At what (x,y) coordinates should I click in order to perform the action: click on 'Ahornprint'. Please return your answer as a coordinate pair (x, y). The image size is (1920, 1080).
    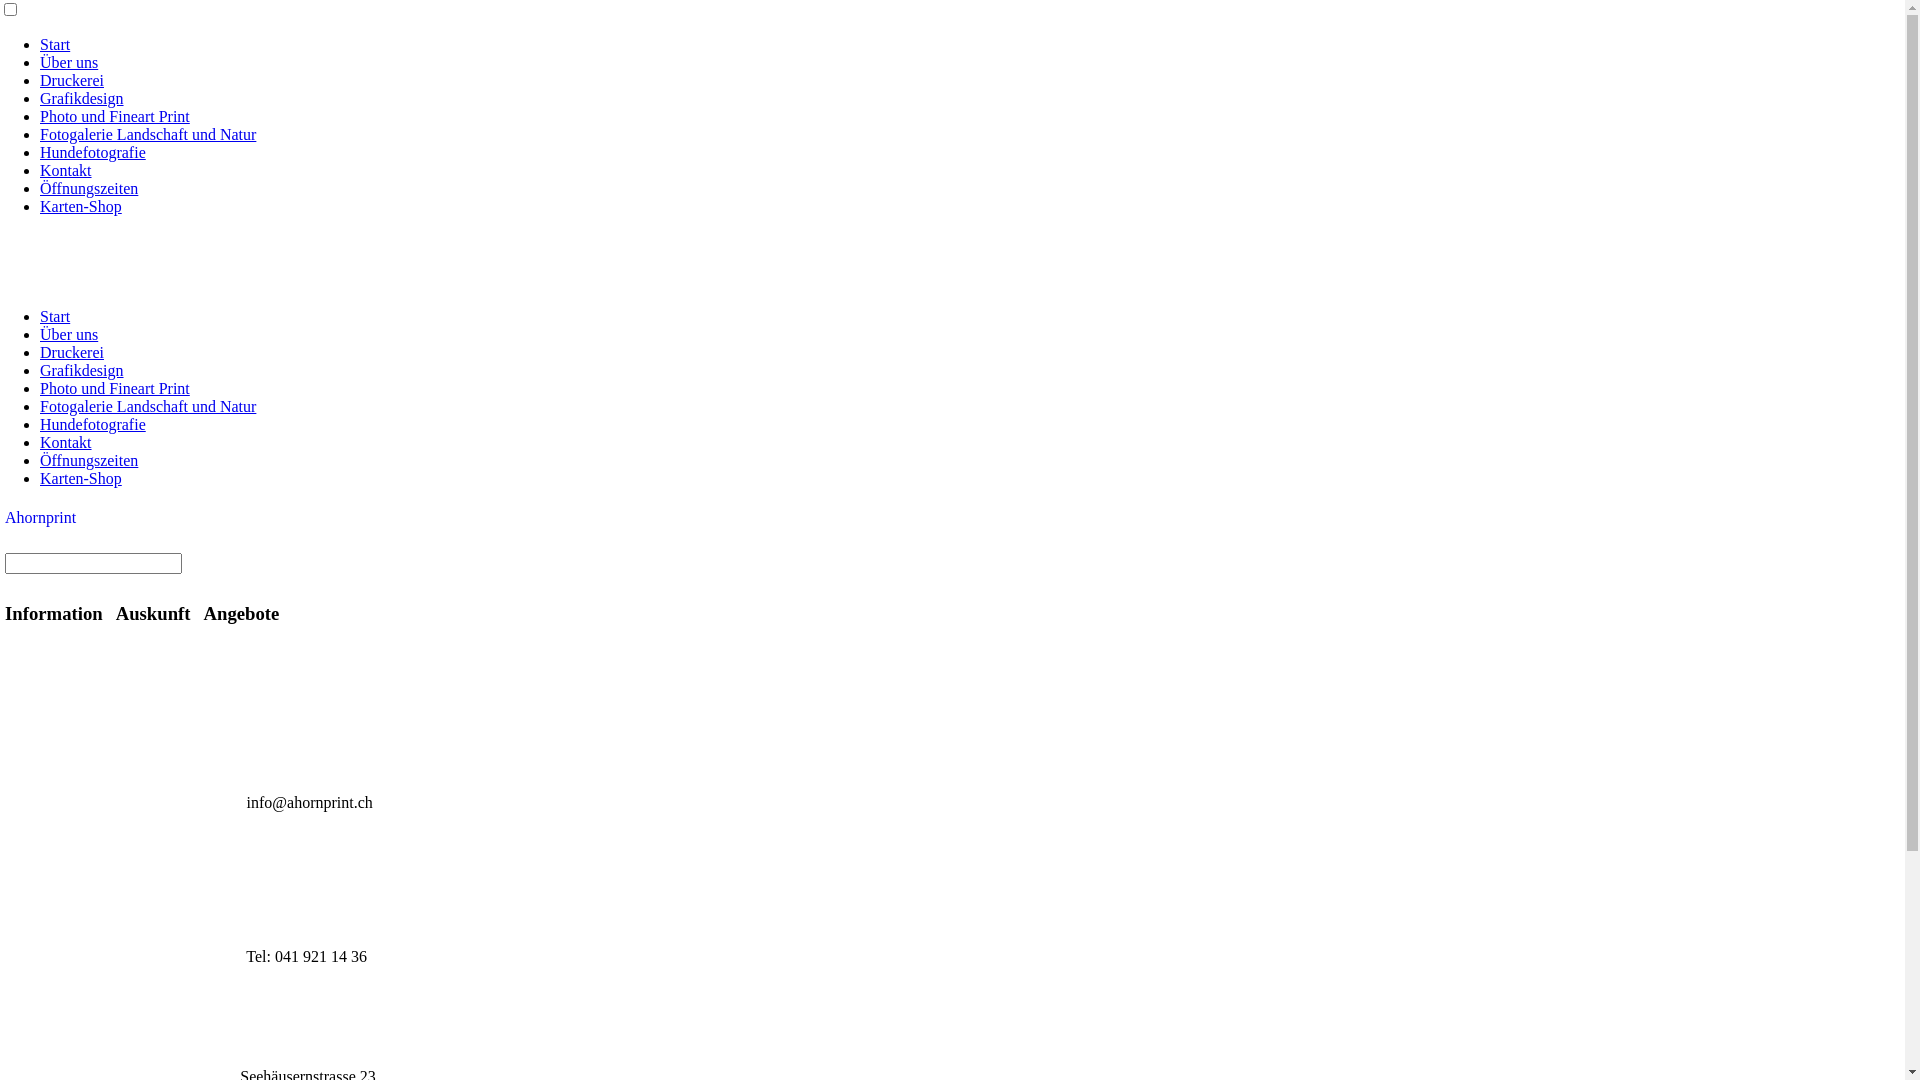
    Looking at the image, I should click on (40, 516).